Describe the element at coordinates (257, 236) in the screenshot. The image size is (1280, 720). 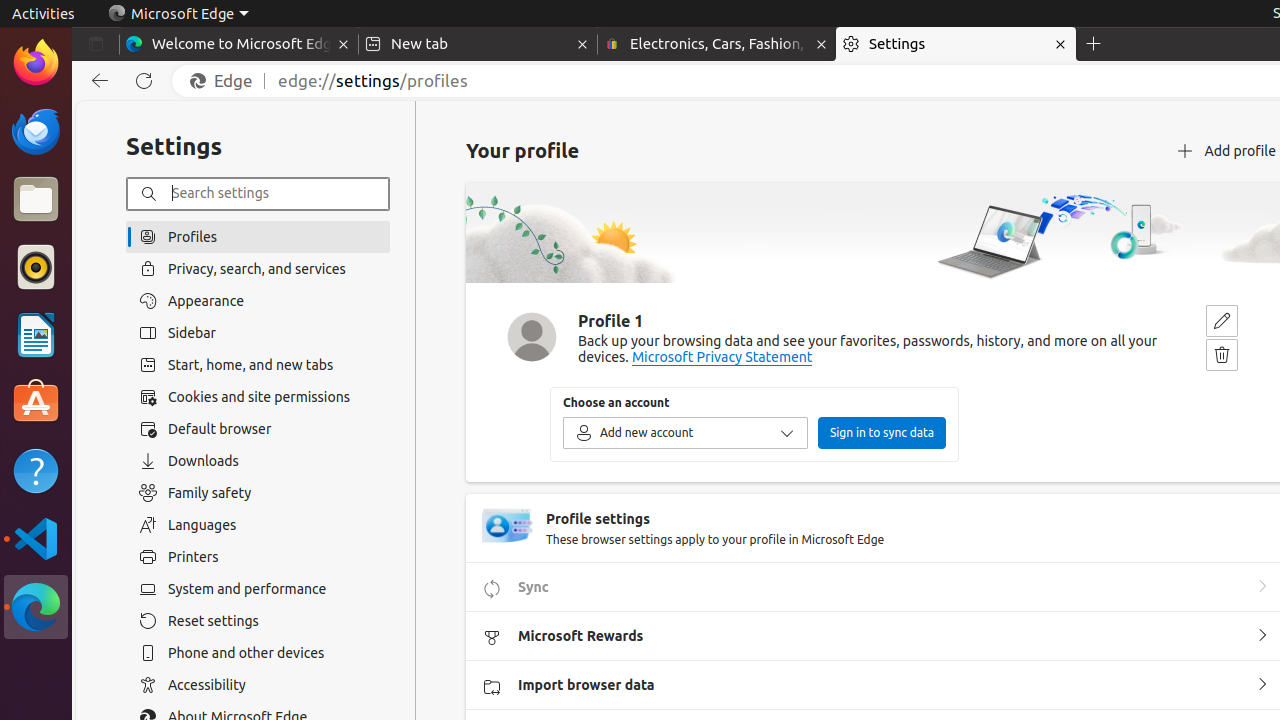
I see `'Profiles'` at that location.